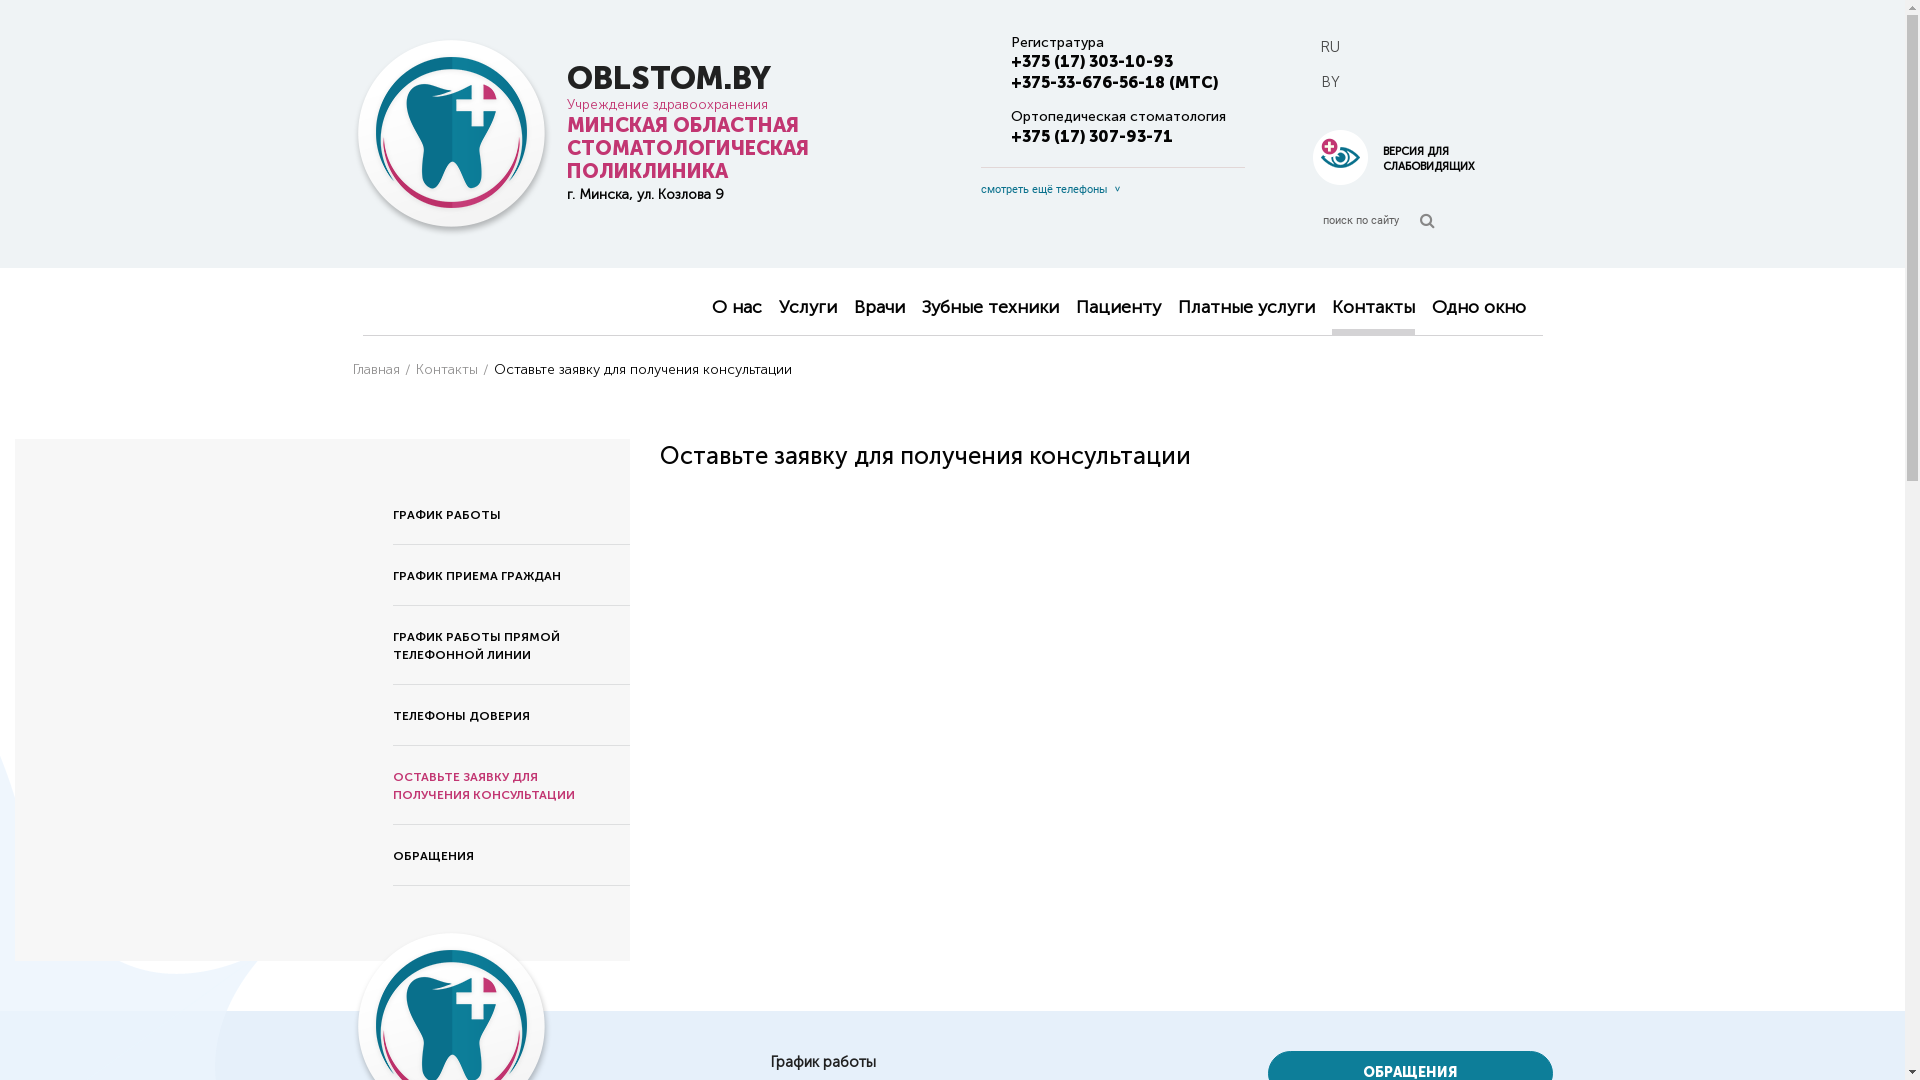 Image resolution: width=1920 pixels, height=1080 pixels. What do you see at coordinates (1329, 46) in the screenshot?
I see `'RU'` at bounding box center [1329, 46].